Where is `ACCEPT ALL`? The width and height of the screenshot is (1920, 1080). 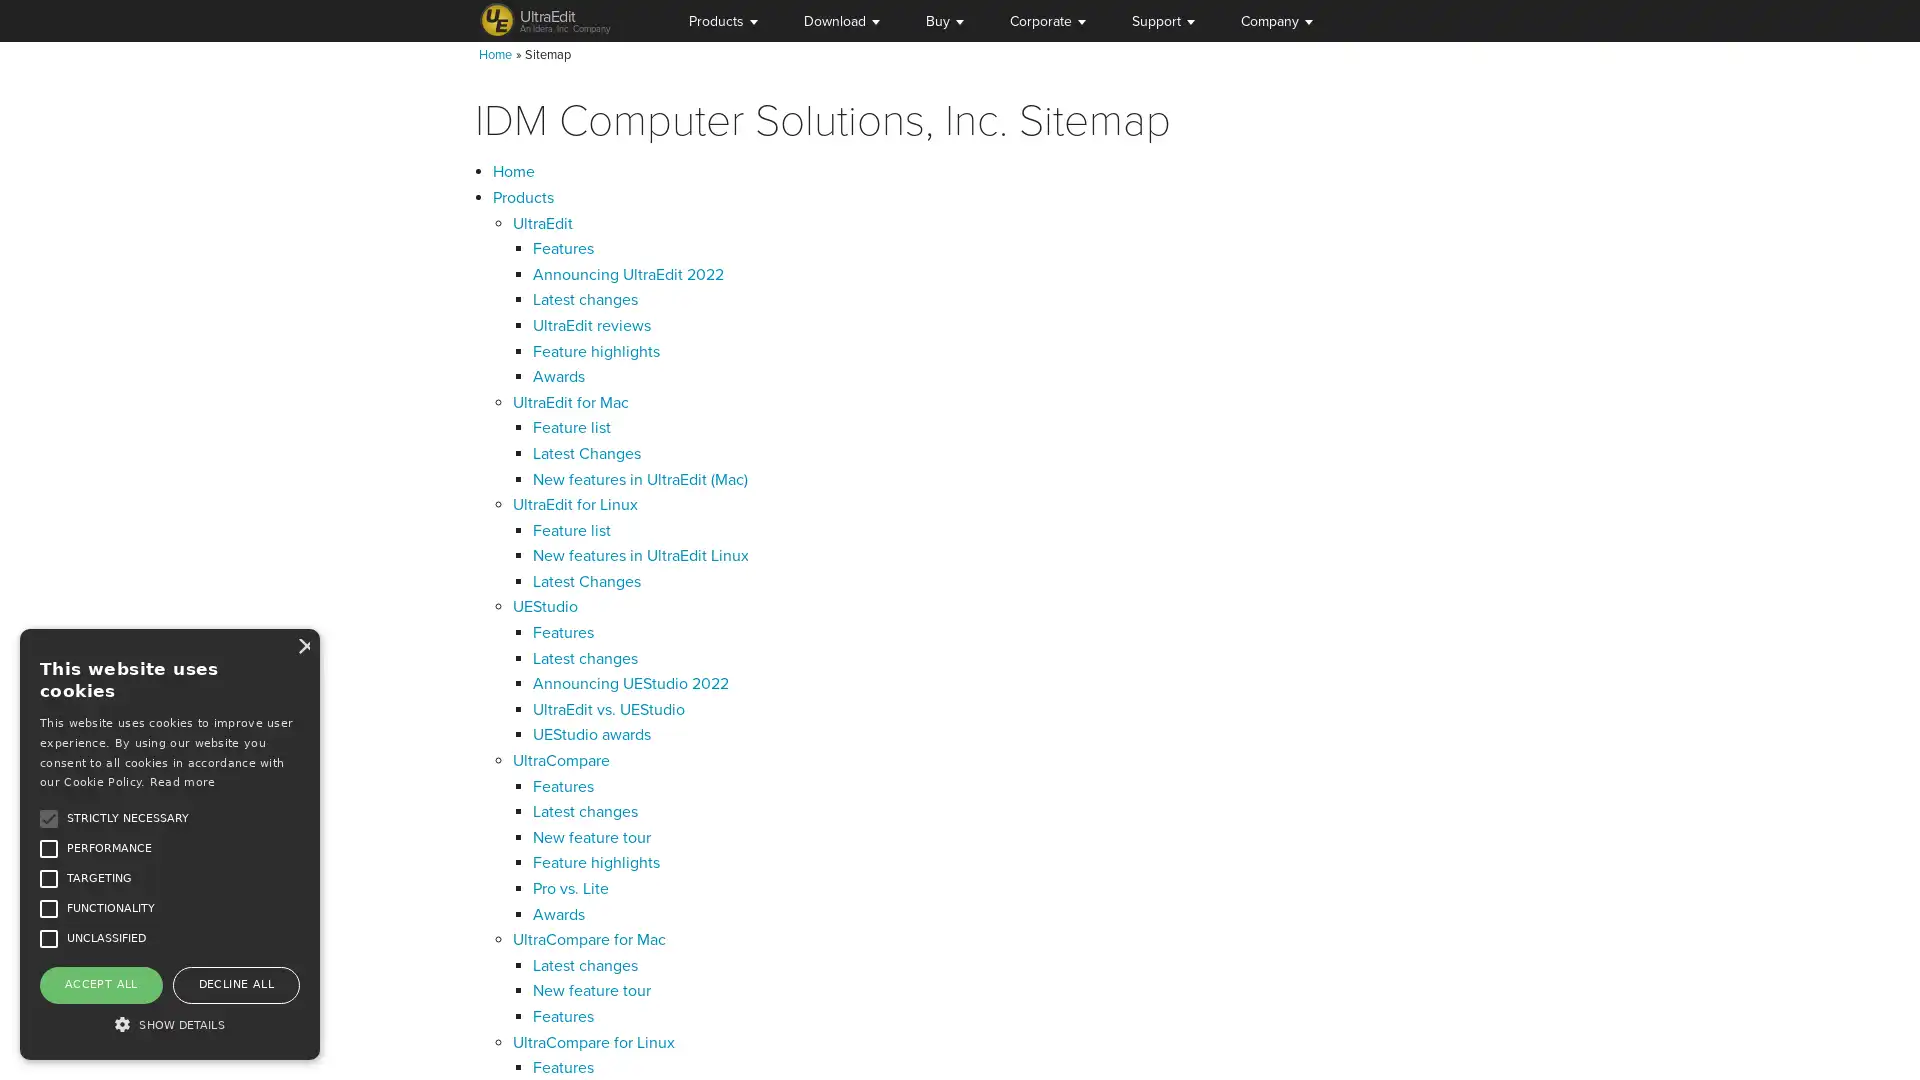 ACCEPT ALL is located at coordinates (99, 983).